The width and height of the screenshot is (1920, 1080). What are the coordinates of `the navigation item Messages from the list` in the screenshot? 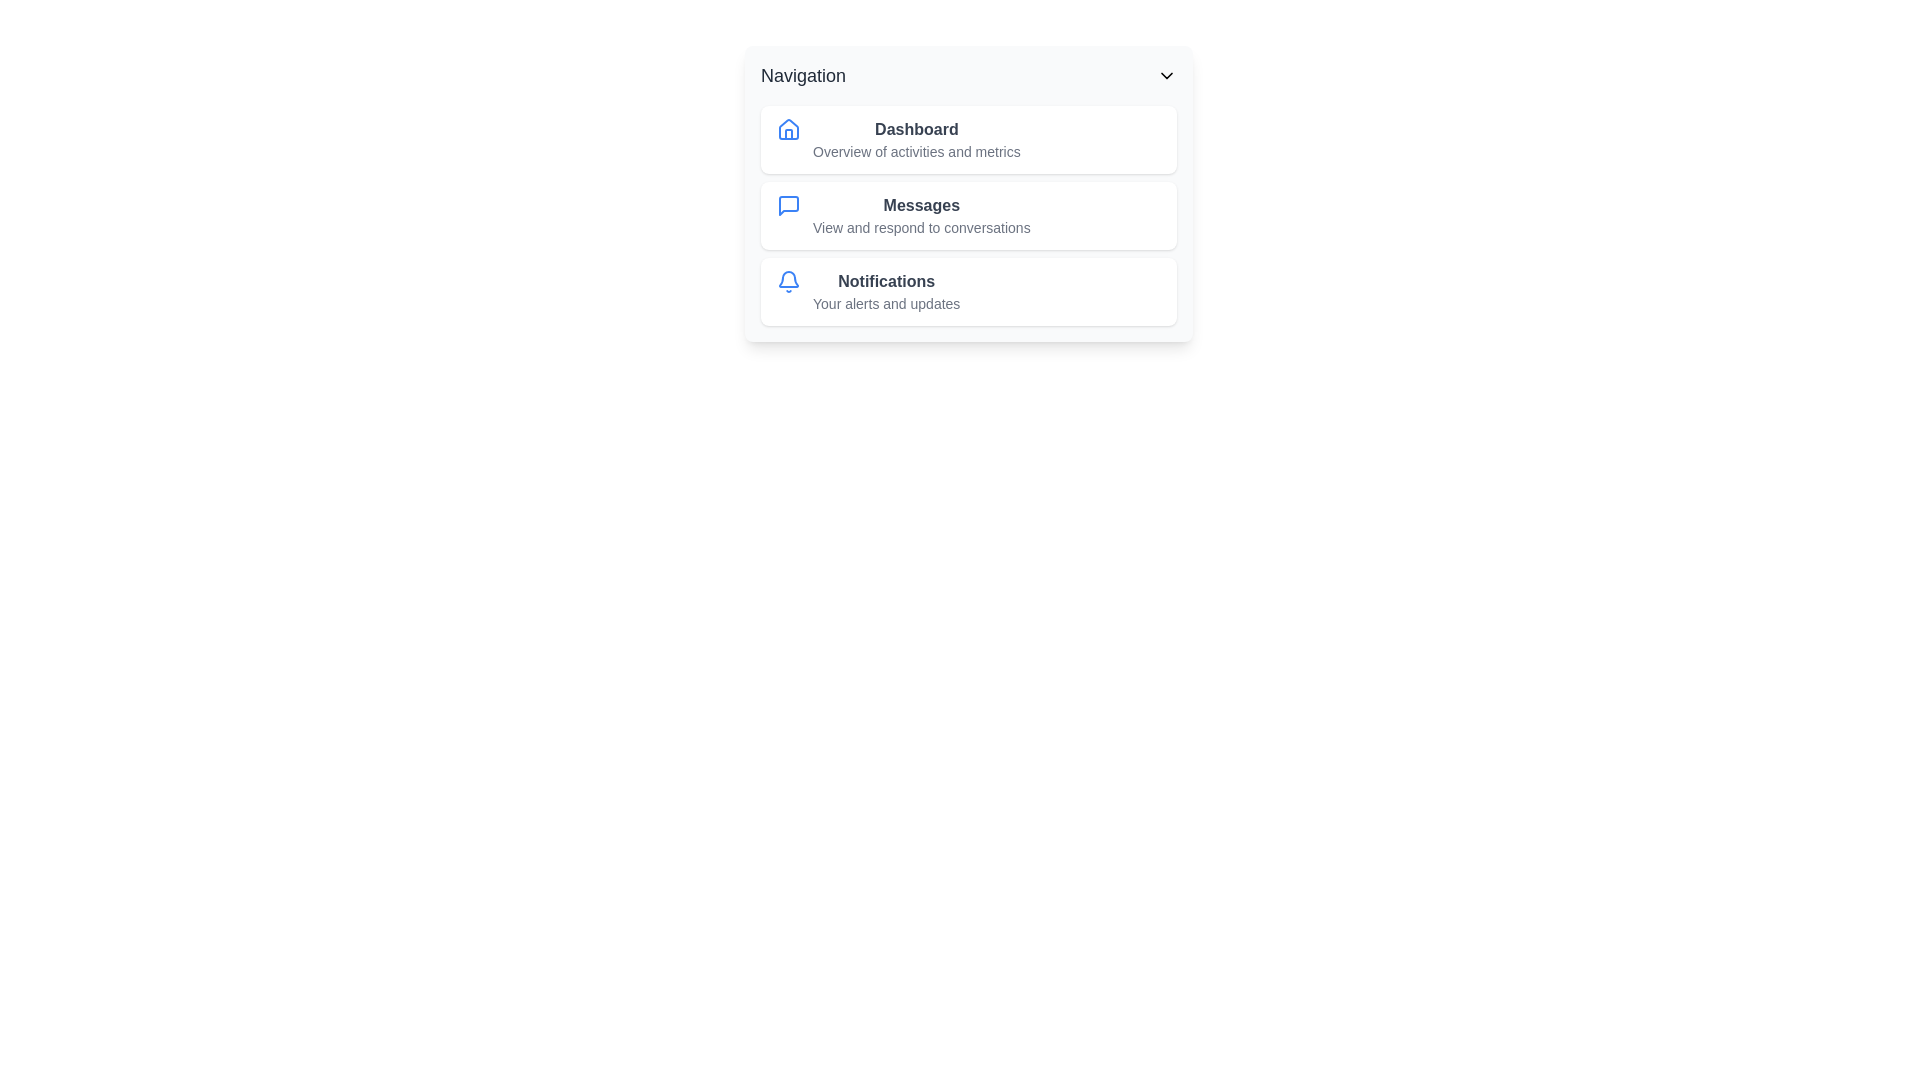 It's located at (969, 216).